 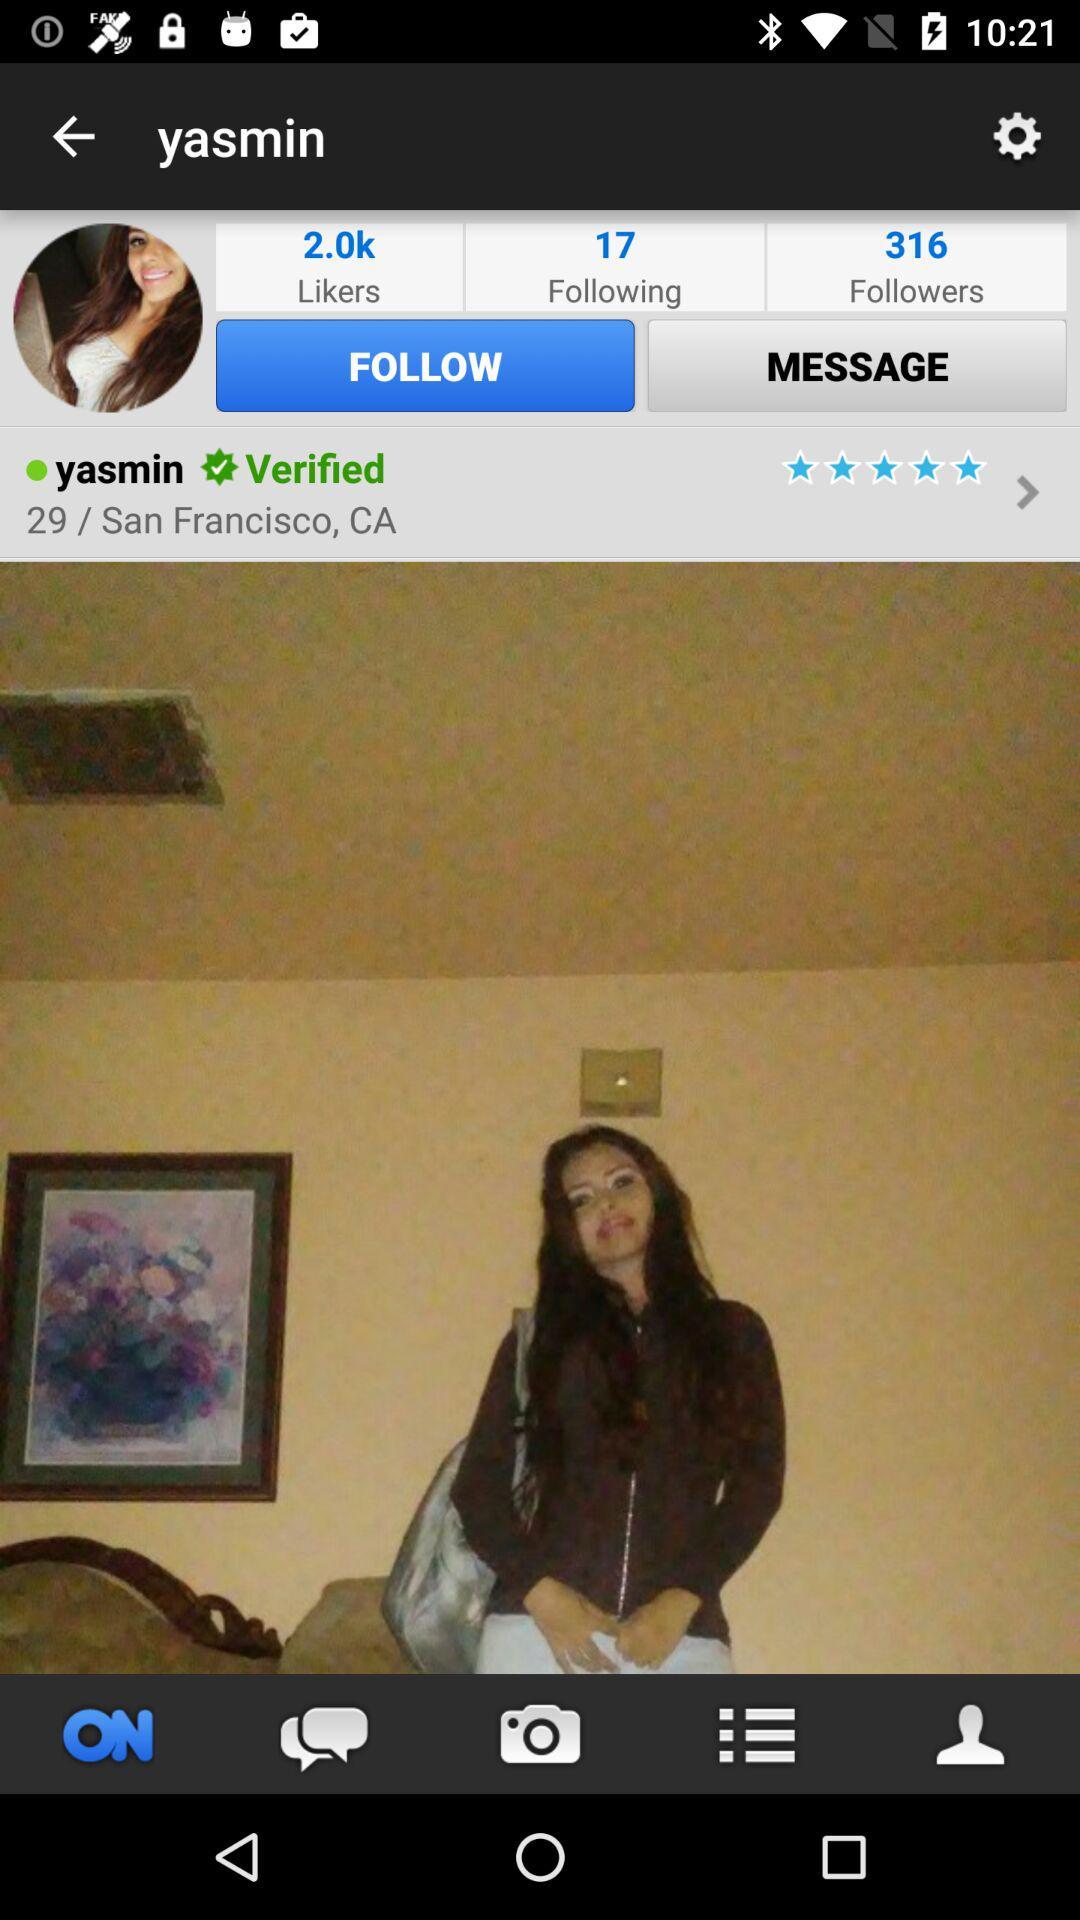 I want to click on icon to the right of the follow item, so click(x=856, y=365).